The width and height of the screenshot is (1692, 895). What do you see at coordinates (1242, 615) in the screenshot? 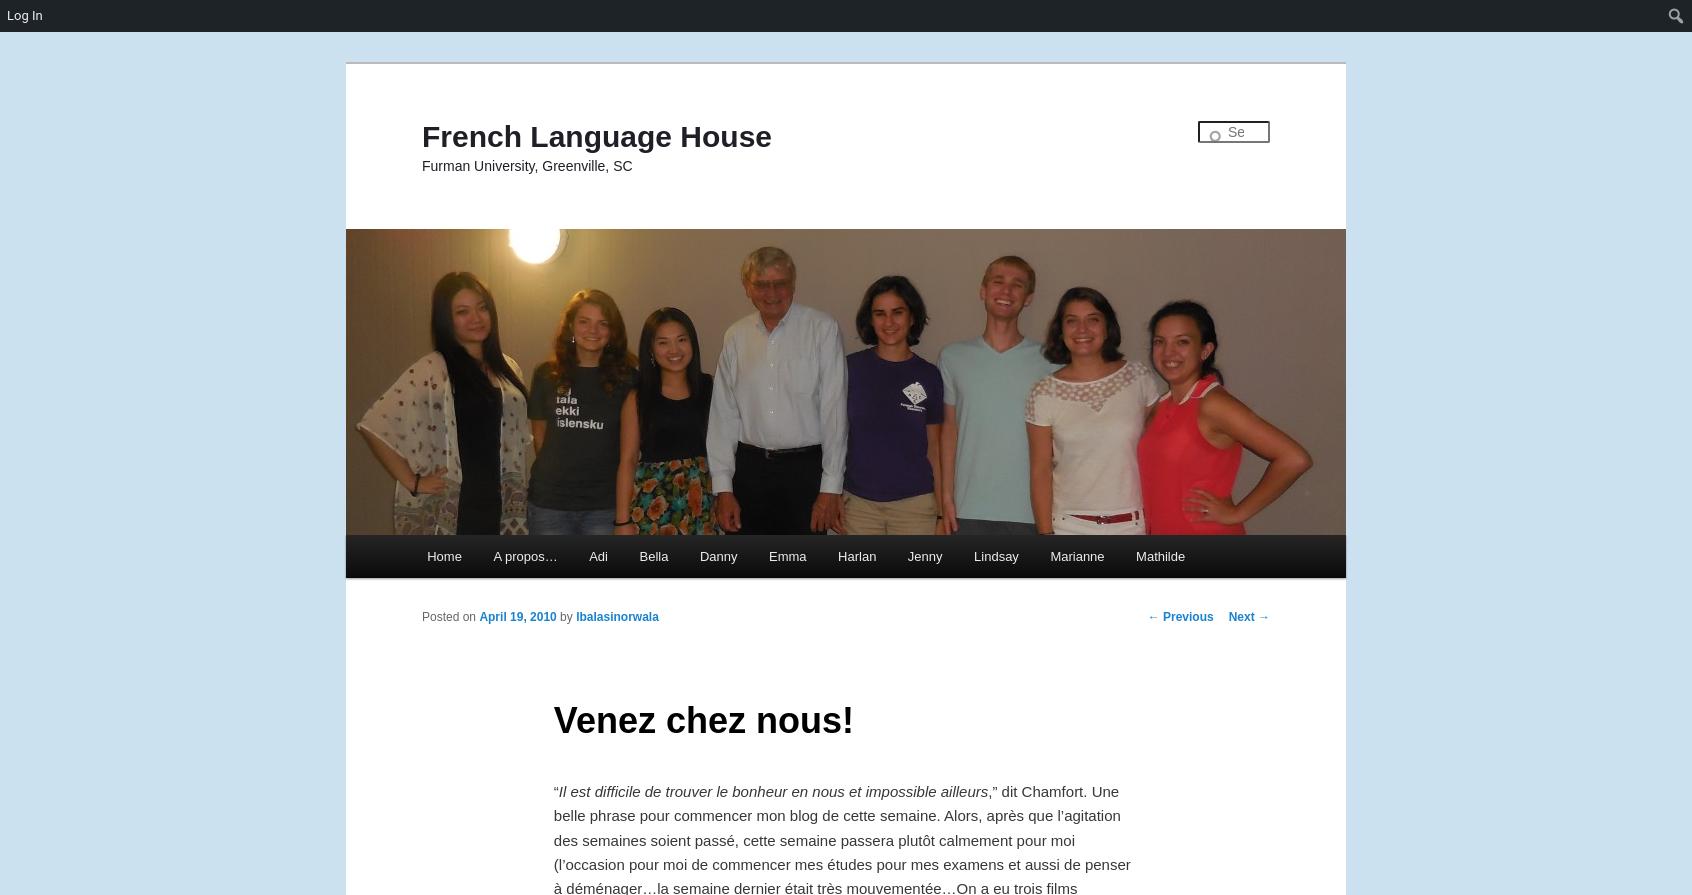
I see `'Next'` at bounding box center [1242, 615].